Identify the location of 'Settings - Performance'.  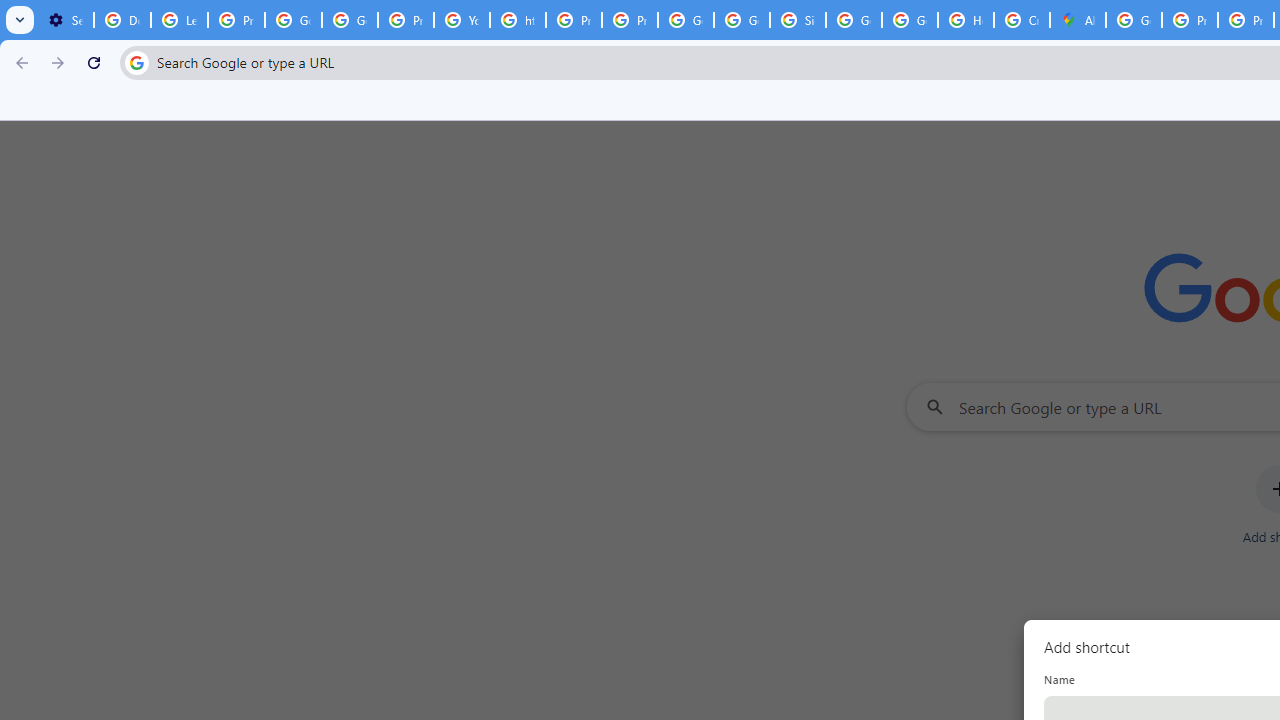
(65, 20).